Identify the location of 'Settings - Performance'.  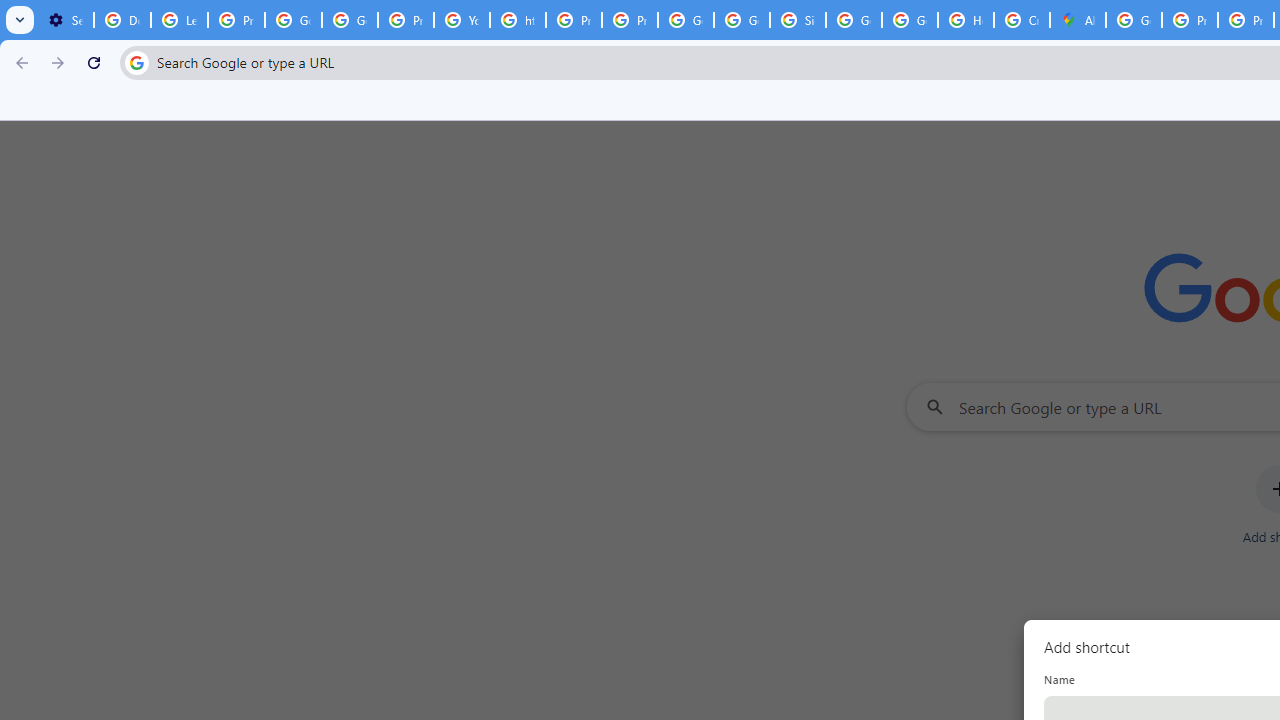
(65, 20).